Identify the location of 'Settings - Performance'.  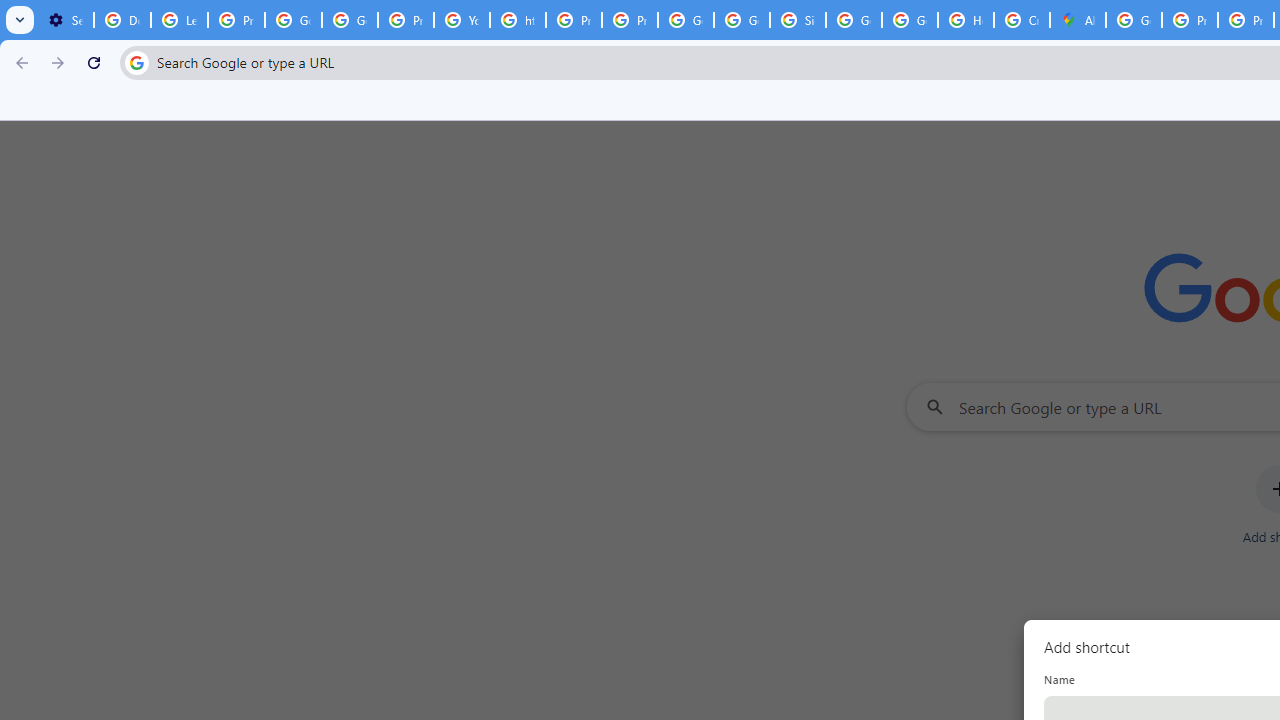
(65, 20).